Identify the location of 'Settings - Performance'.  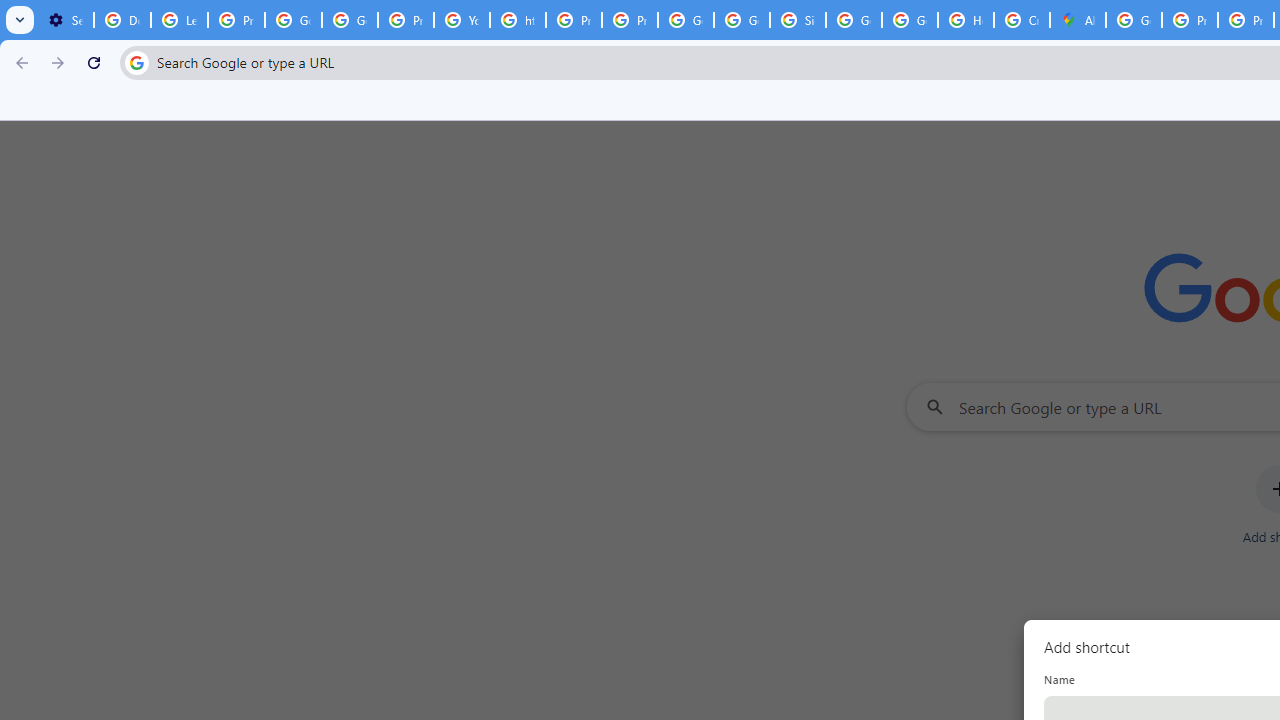
(65, 20).